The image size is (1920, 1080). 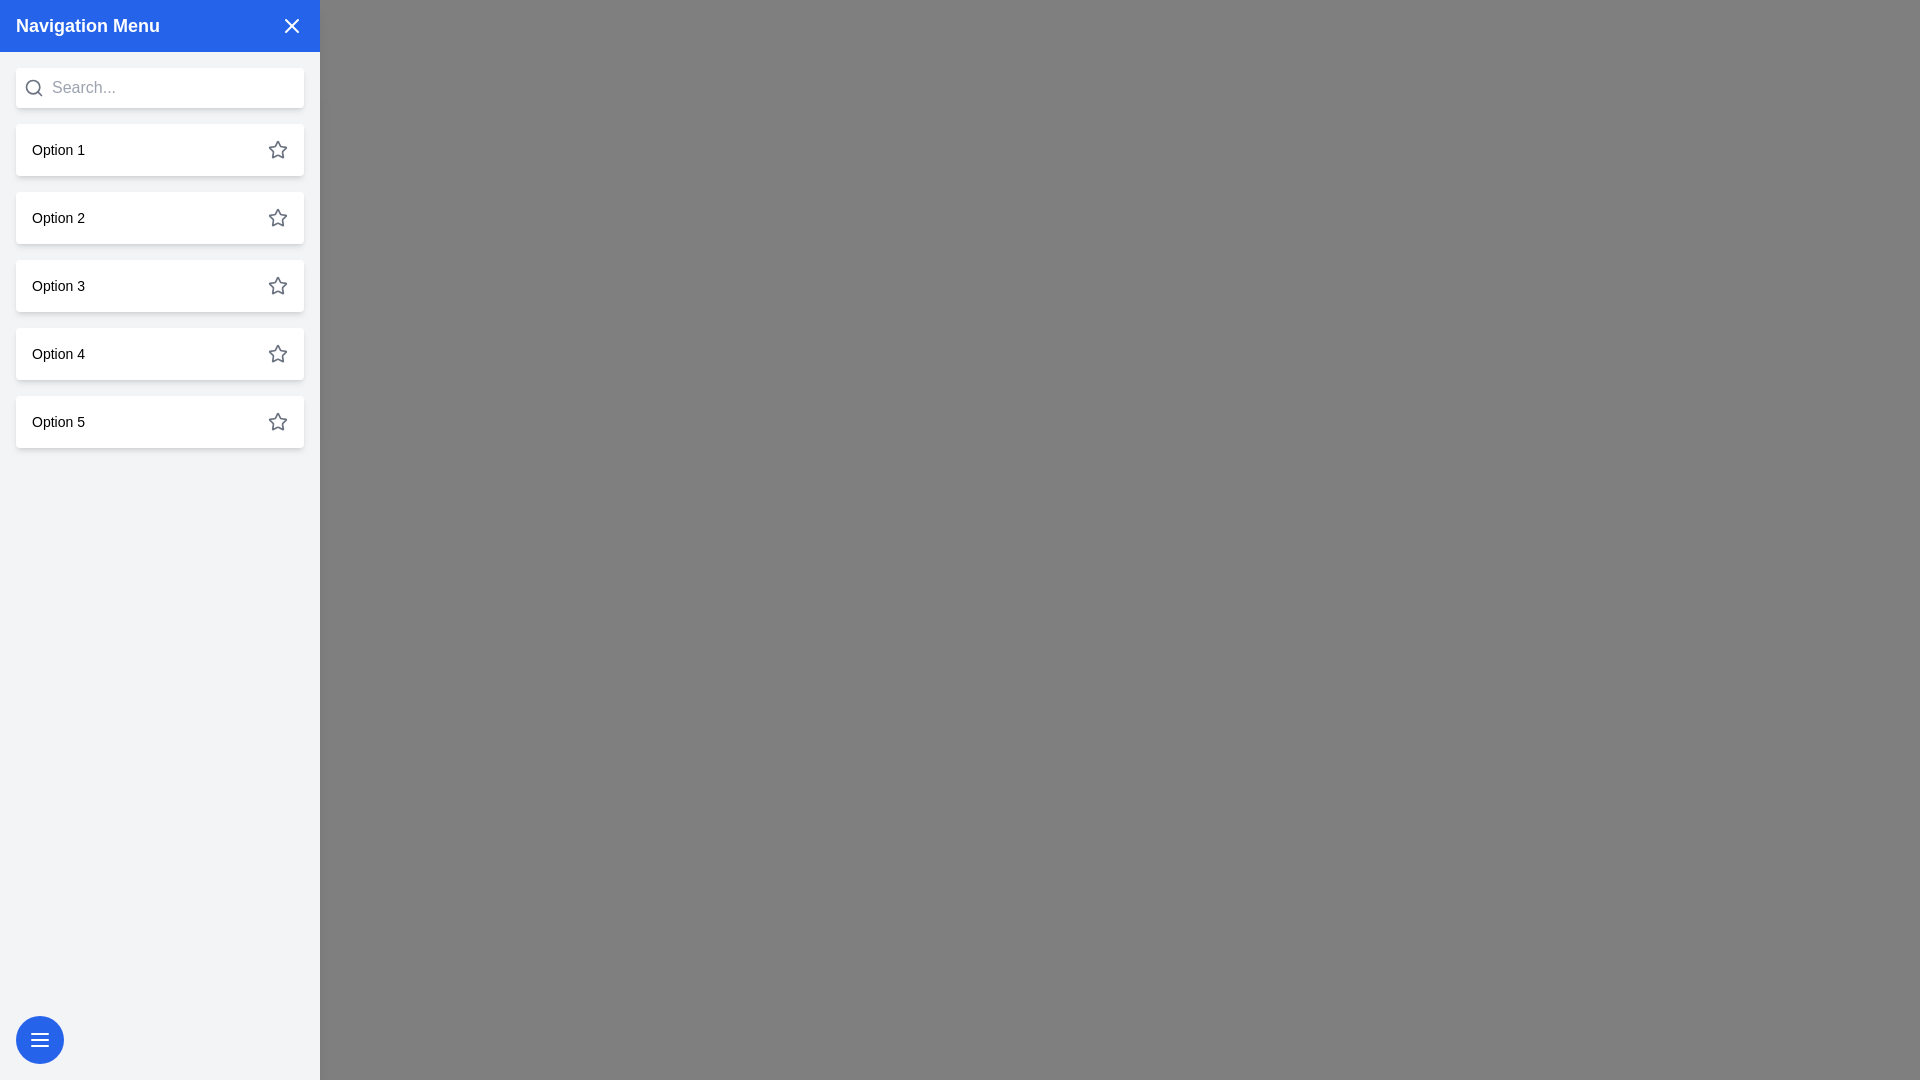 What do you see at coordinates (277, 217) in the screenshot?
I see `the star icon with a gray outline located in the second item of the vertical navigation menu` at bounding box center [277, 217].